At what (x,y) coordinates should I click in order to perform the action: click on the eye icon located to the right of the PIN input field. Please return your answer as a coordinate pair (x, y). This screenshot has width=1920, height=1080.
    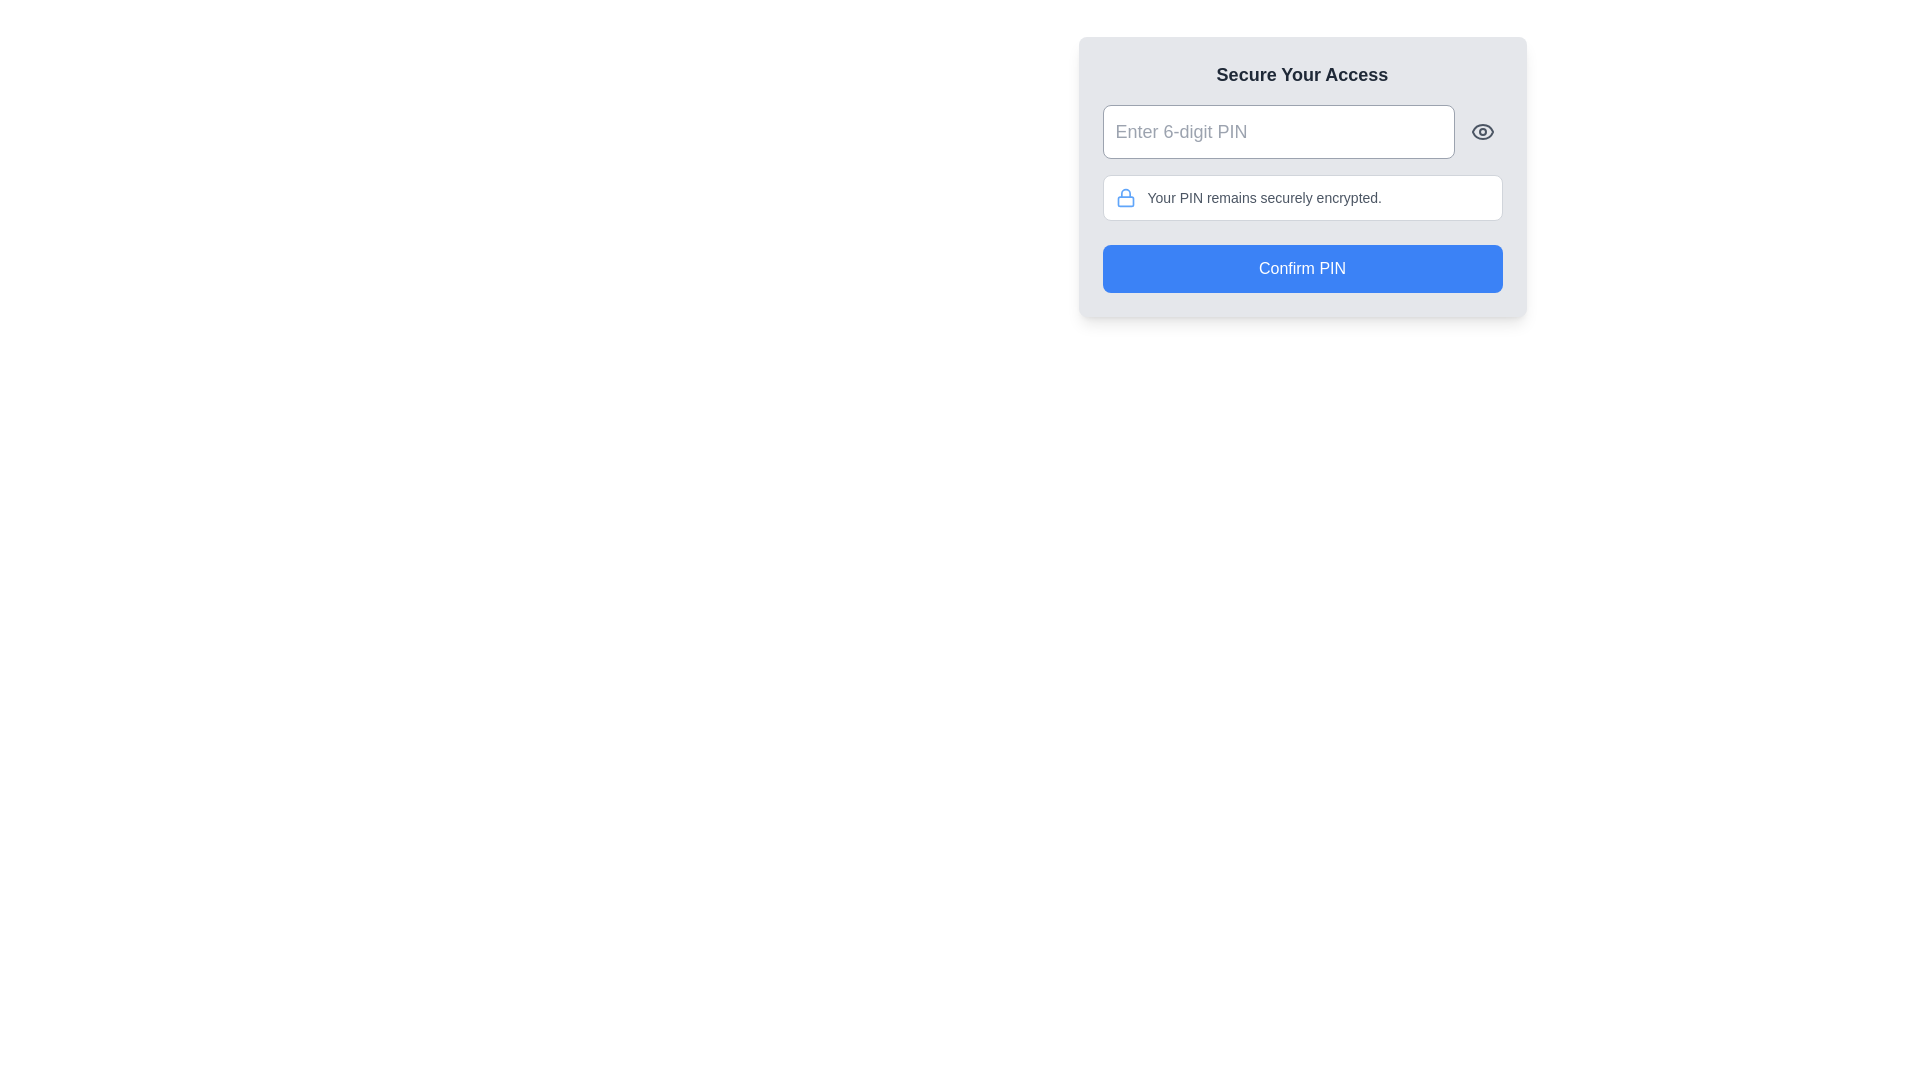
    Looking at the image, I should click on (1482, 131).